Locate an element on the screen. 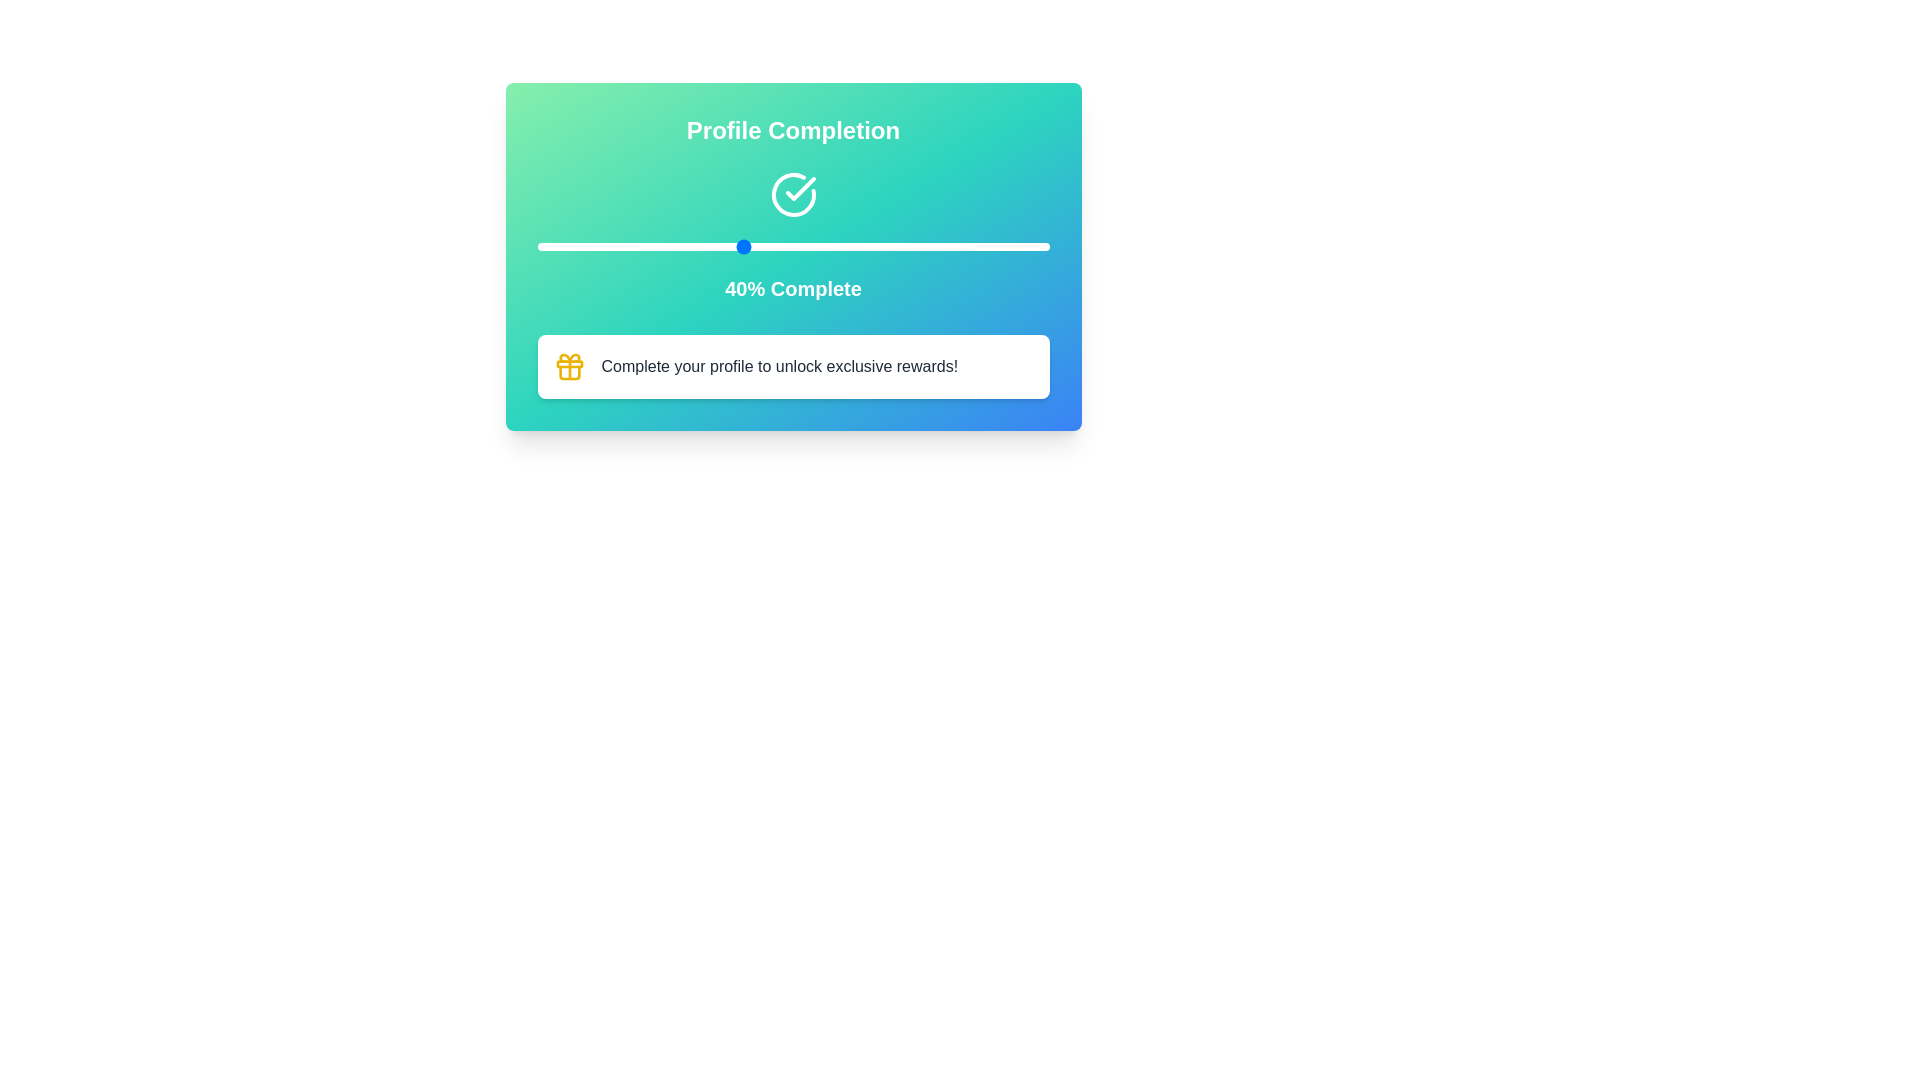 This screenshot has height=1080, width=1920. the slider to set the completion percentage to 77 is located at coordinates (930, 245).